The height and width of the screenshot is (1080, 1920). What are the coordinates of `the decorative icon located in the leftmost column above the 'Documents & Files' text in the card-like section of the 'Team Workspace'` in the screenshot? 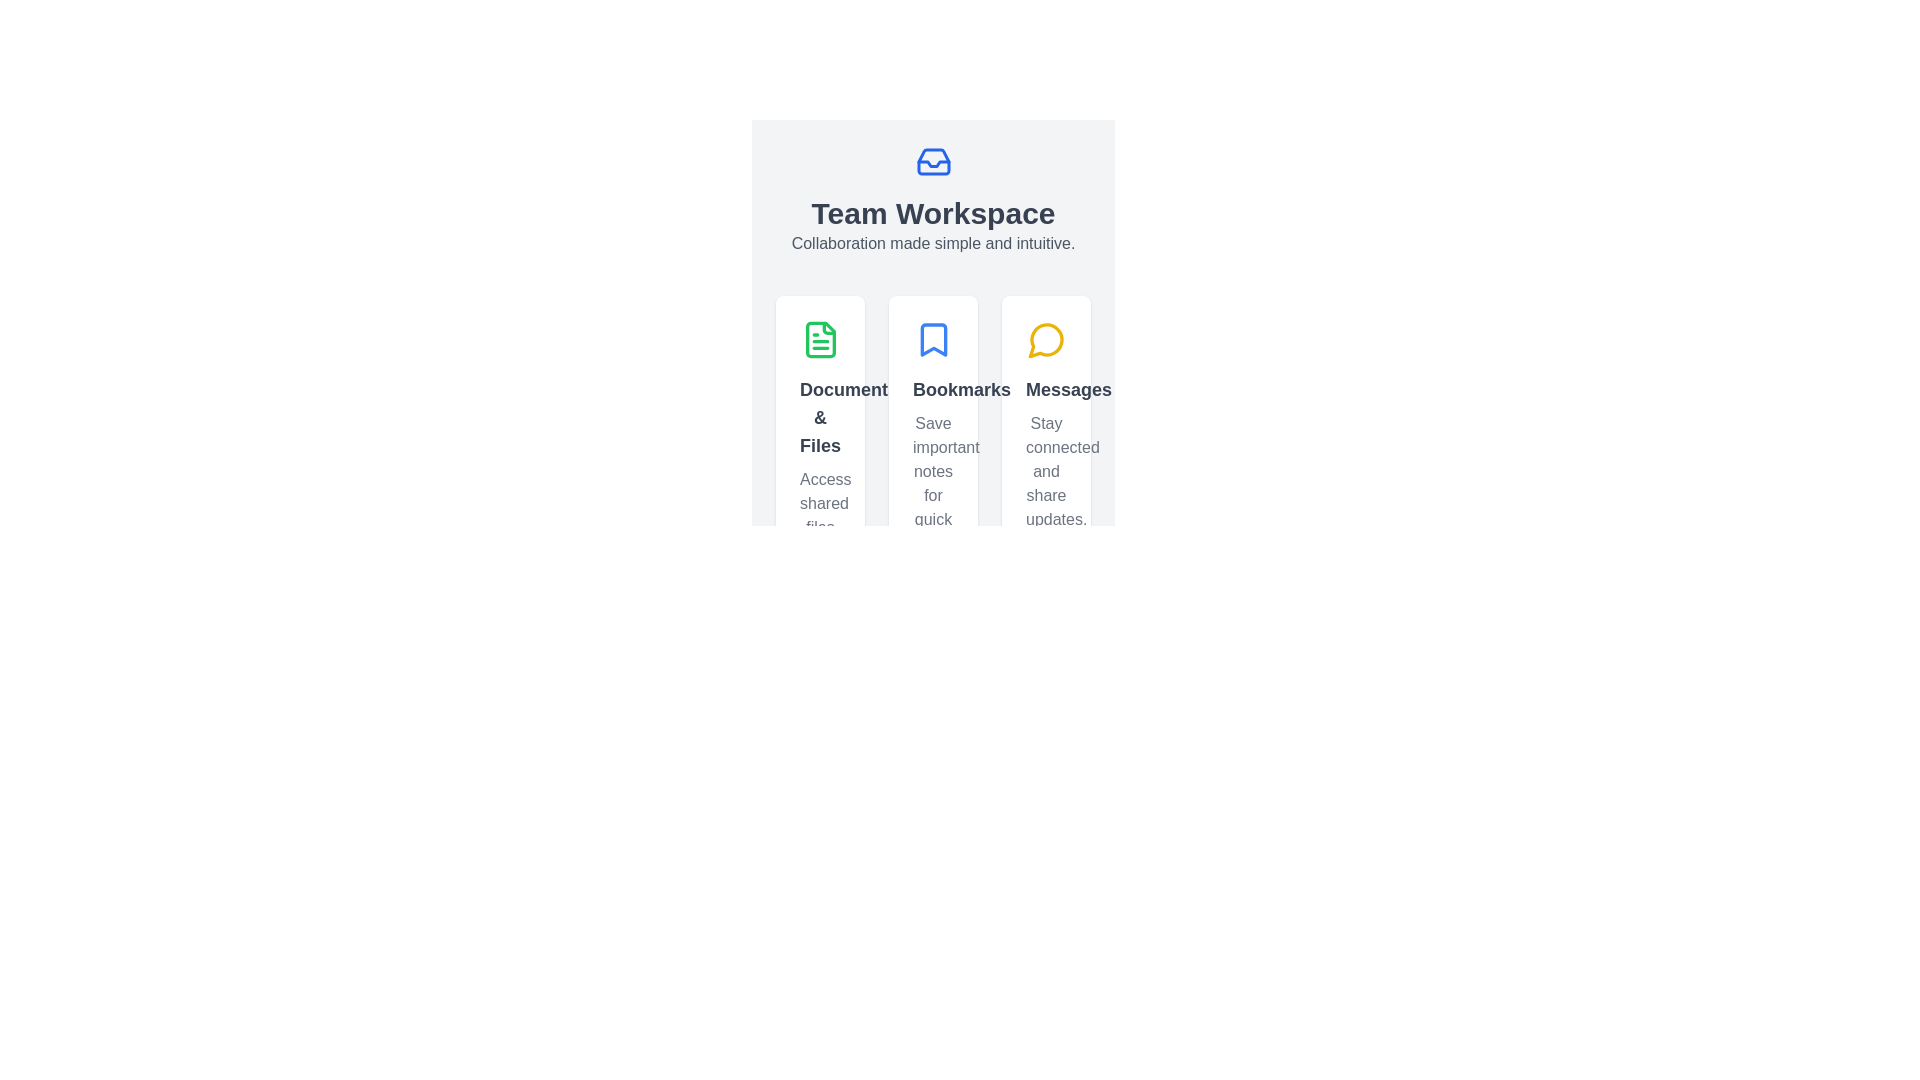 It's located at (820, 338).